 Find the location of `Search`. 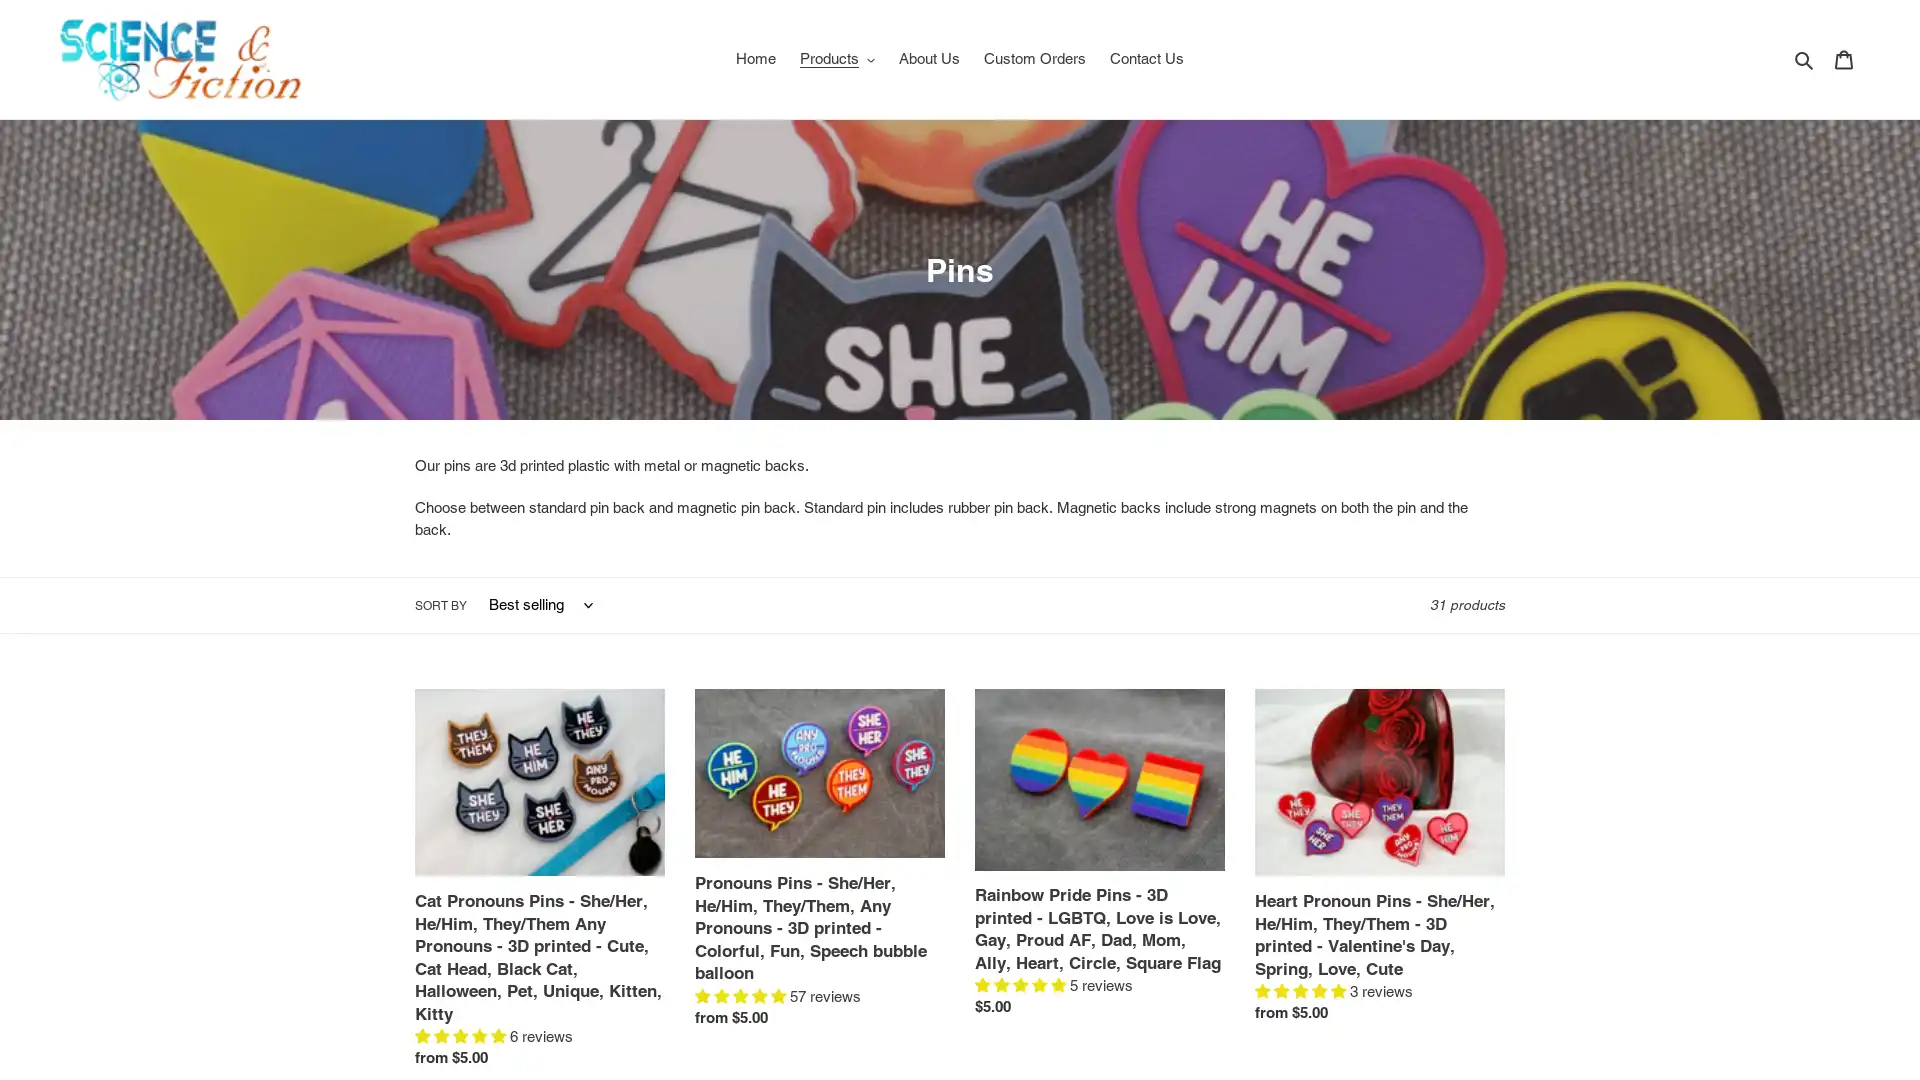

Search is located at coordinates (1805, 57).